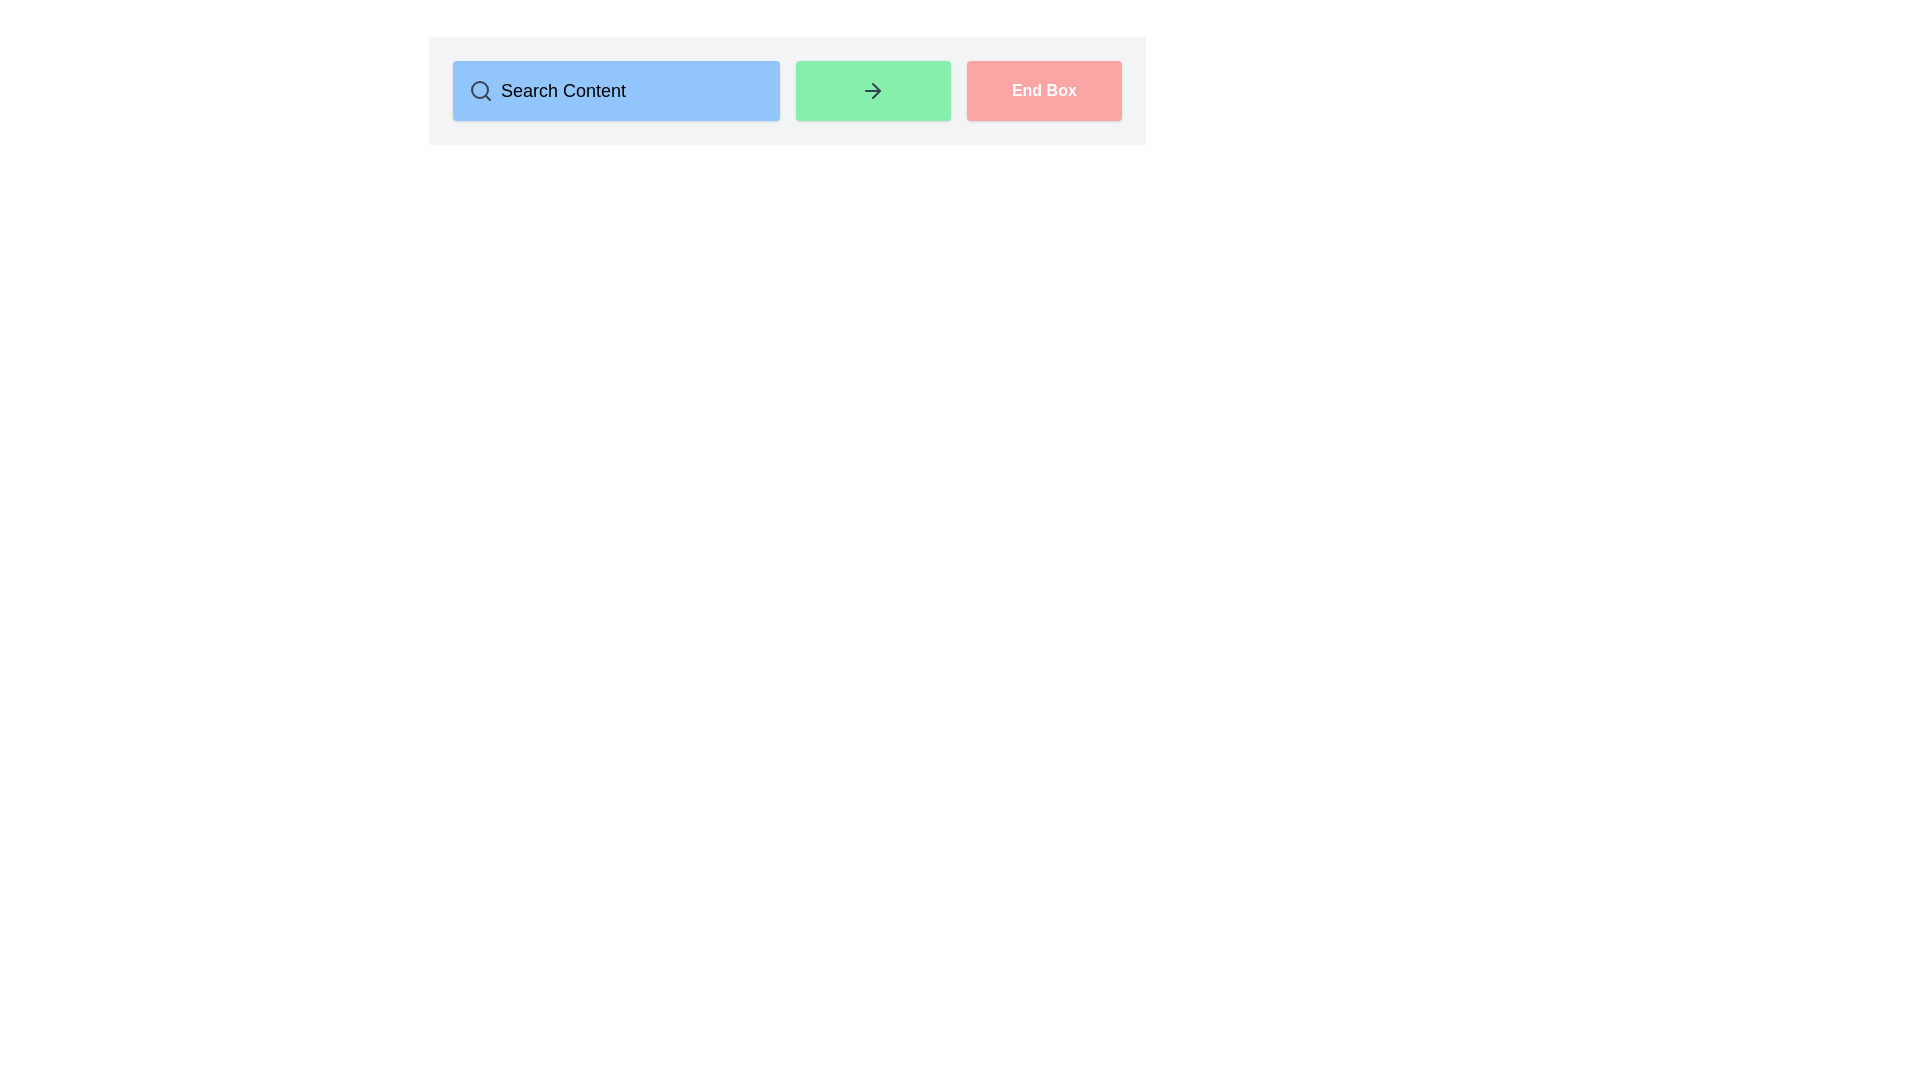 This screenshot has height=1080, width=1920. What do you see at coordinates (876, 91) in the screenshot?
I see `the rightward-pointing arrow icon located in the middle right side of the green button labeled 'End Box'` at bounding box center [876, 91].